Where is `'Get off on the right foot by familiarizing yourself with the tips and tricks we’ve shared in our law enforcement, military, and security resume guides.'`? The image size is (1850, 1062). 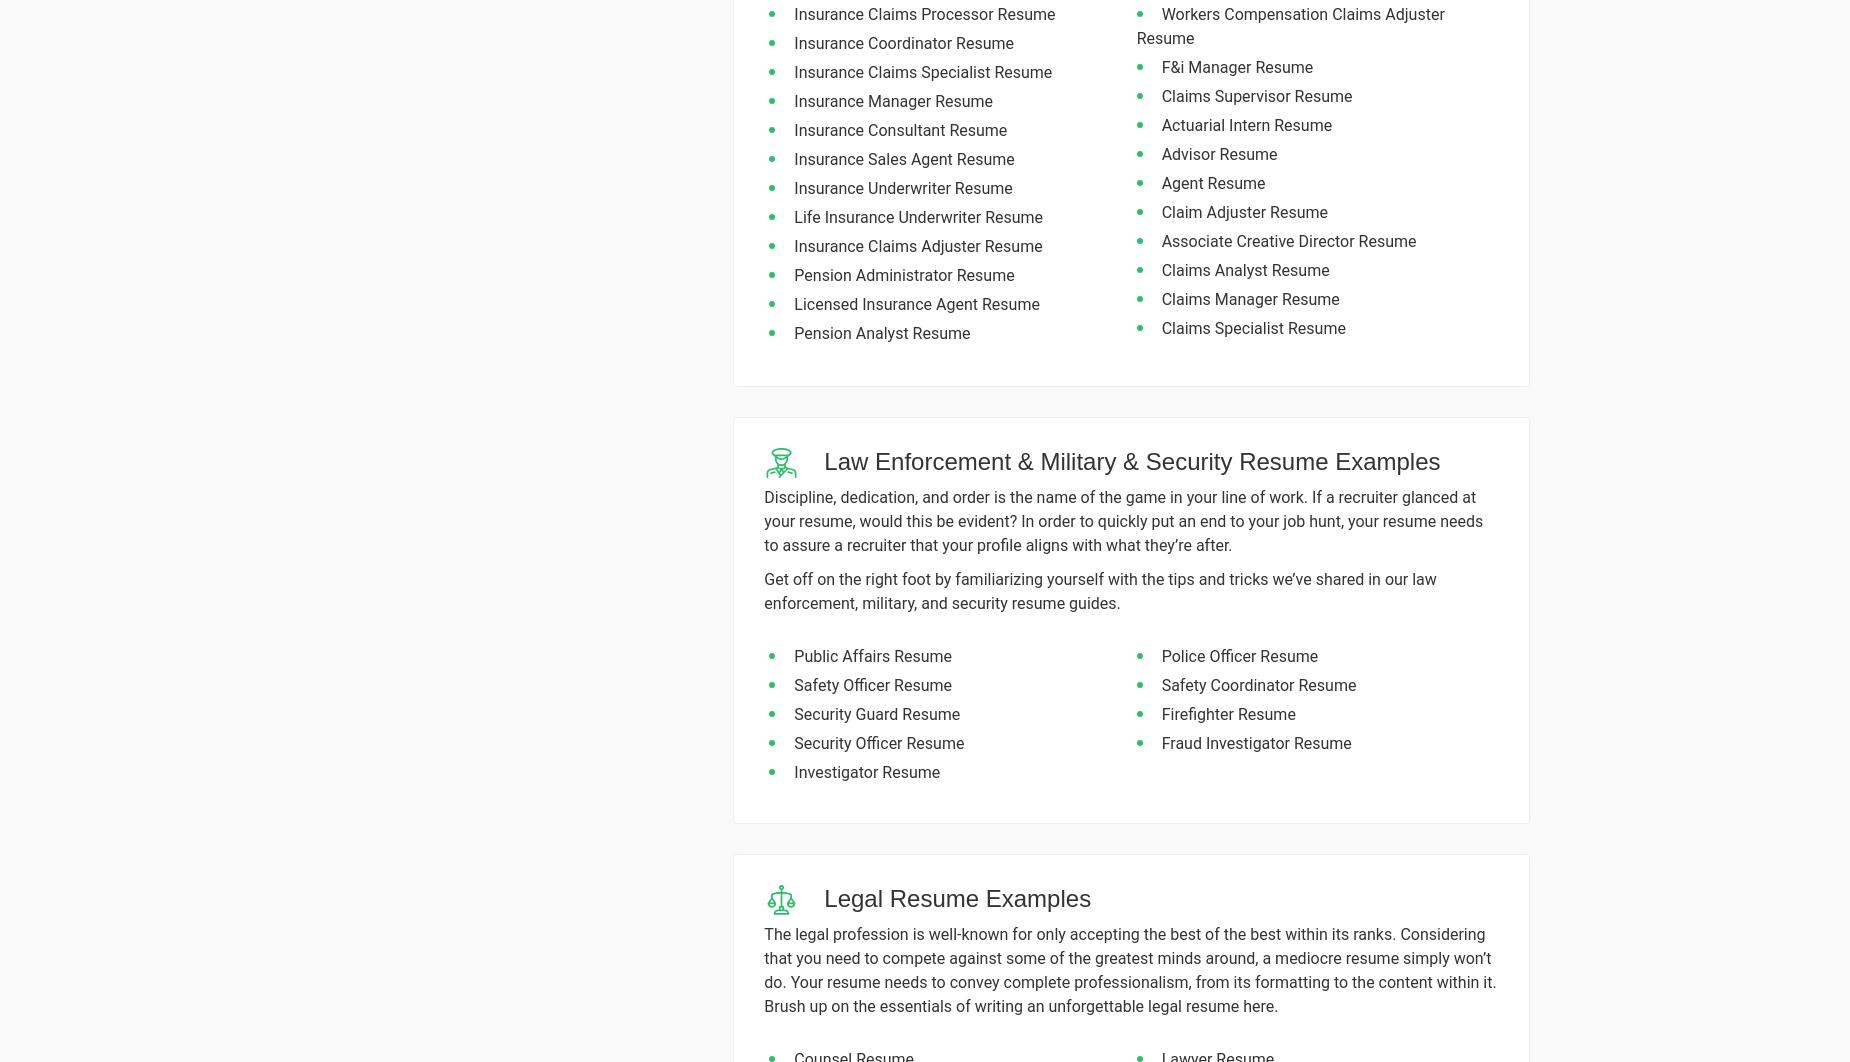 'Get off on the right foot by familiarizing yourself with the tips and tricks we’ve shared in our law enforcement, military, and security resume guides.' is located at coordinates (1099, 591).